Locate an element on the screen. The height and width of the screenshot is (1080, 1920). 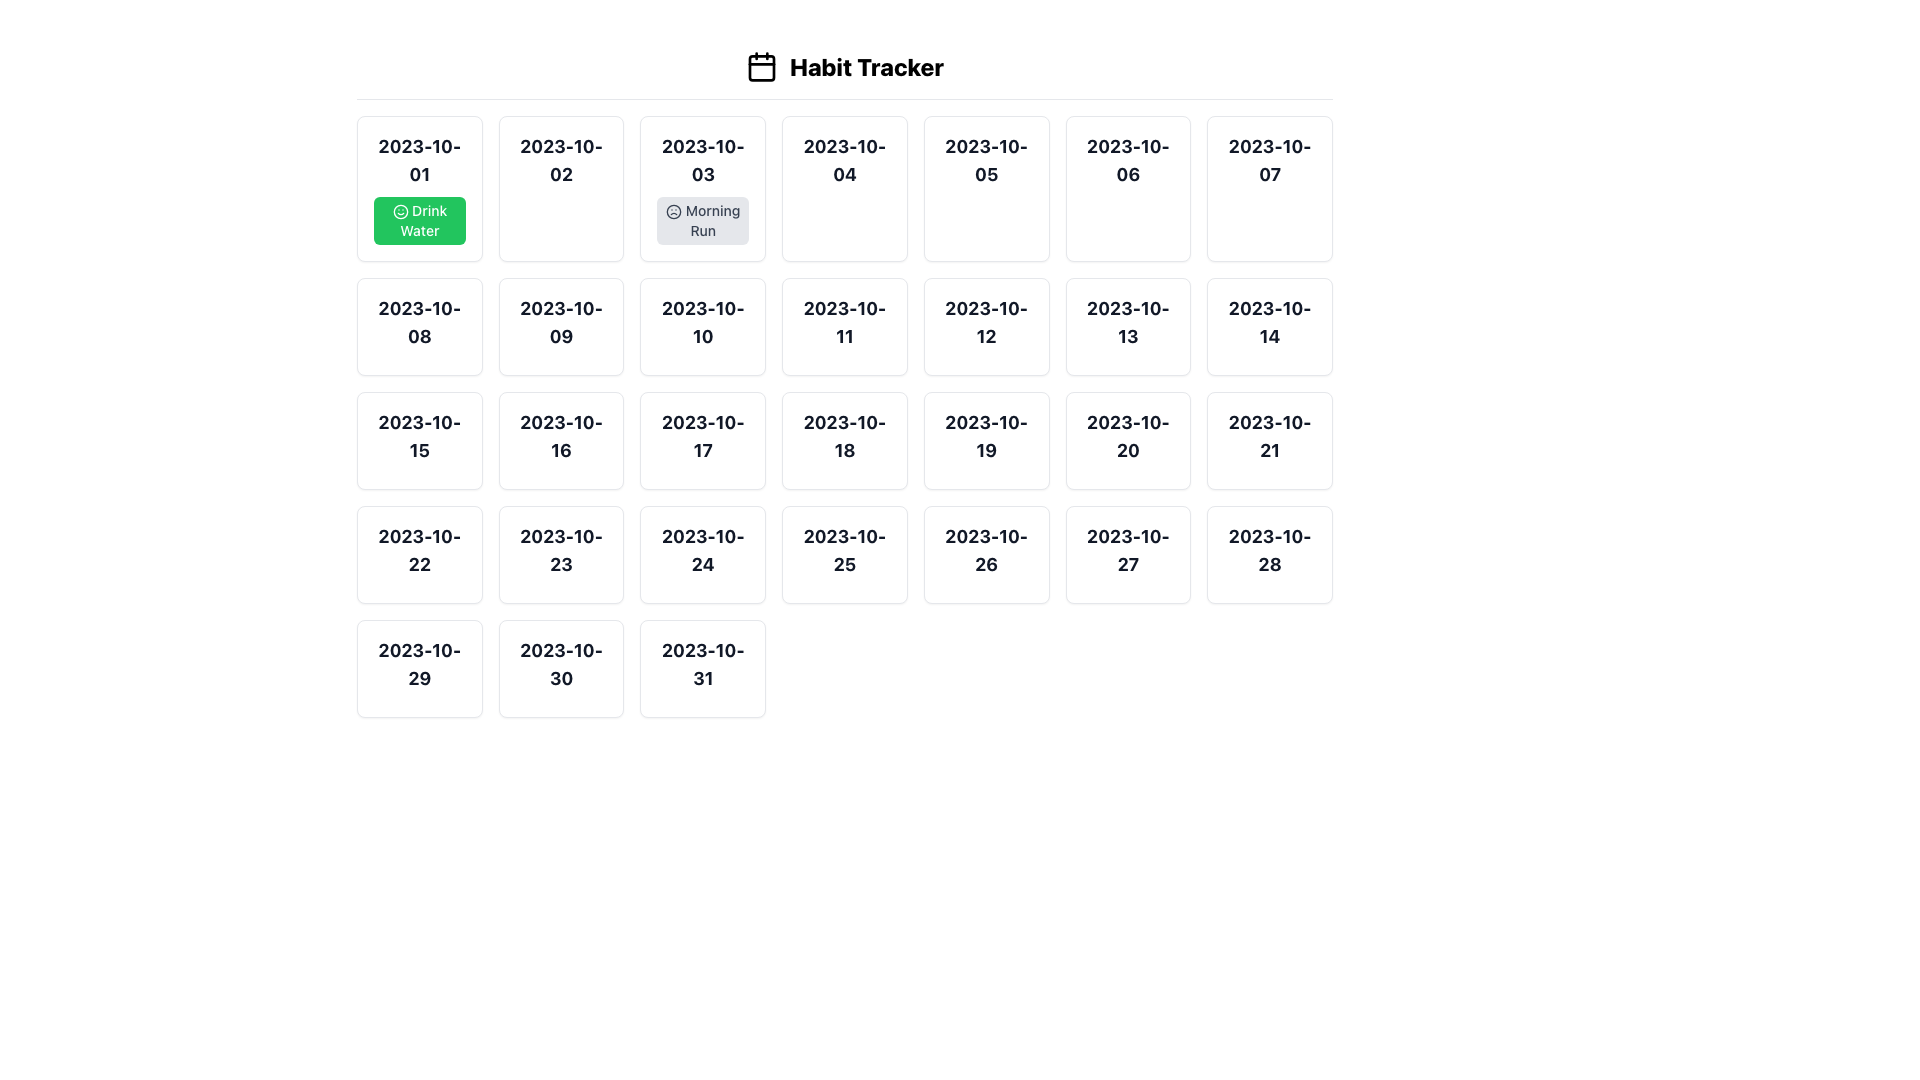
the displayed date indicator text '2023-10-19' located in the third row, sixth column of the calendar grid is located at coordinates (986, 435).